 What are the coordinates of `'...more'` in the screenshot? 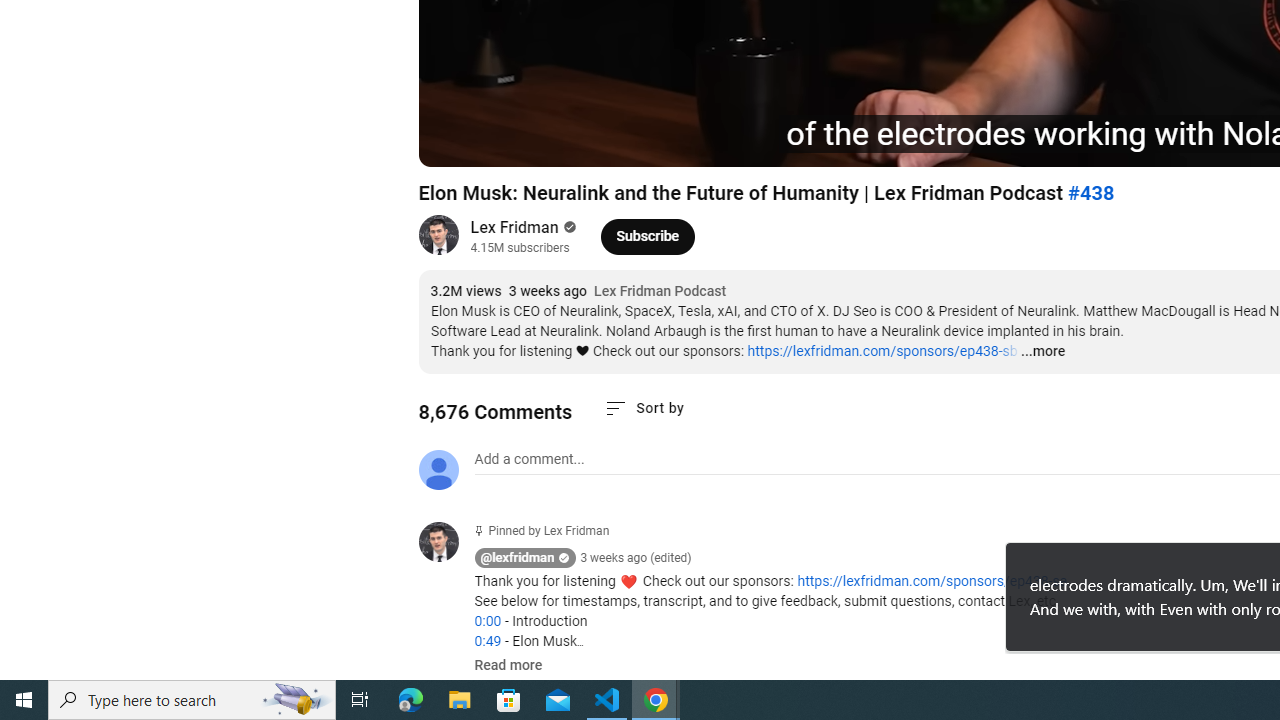 It's located at (1041, 351).